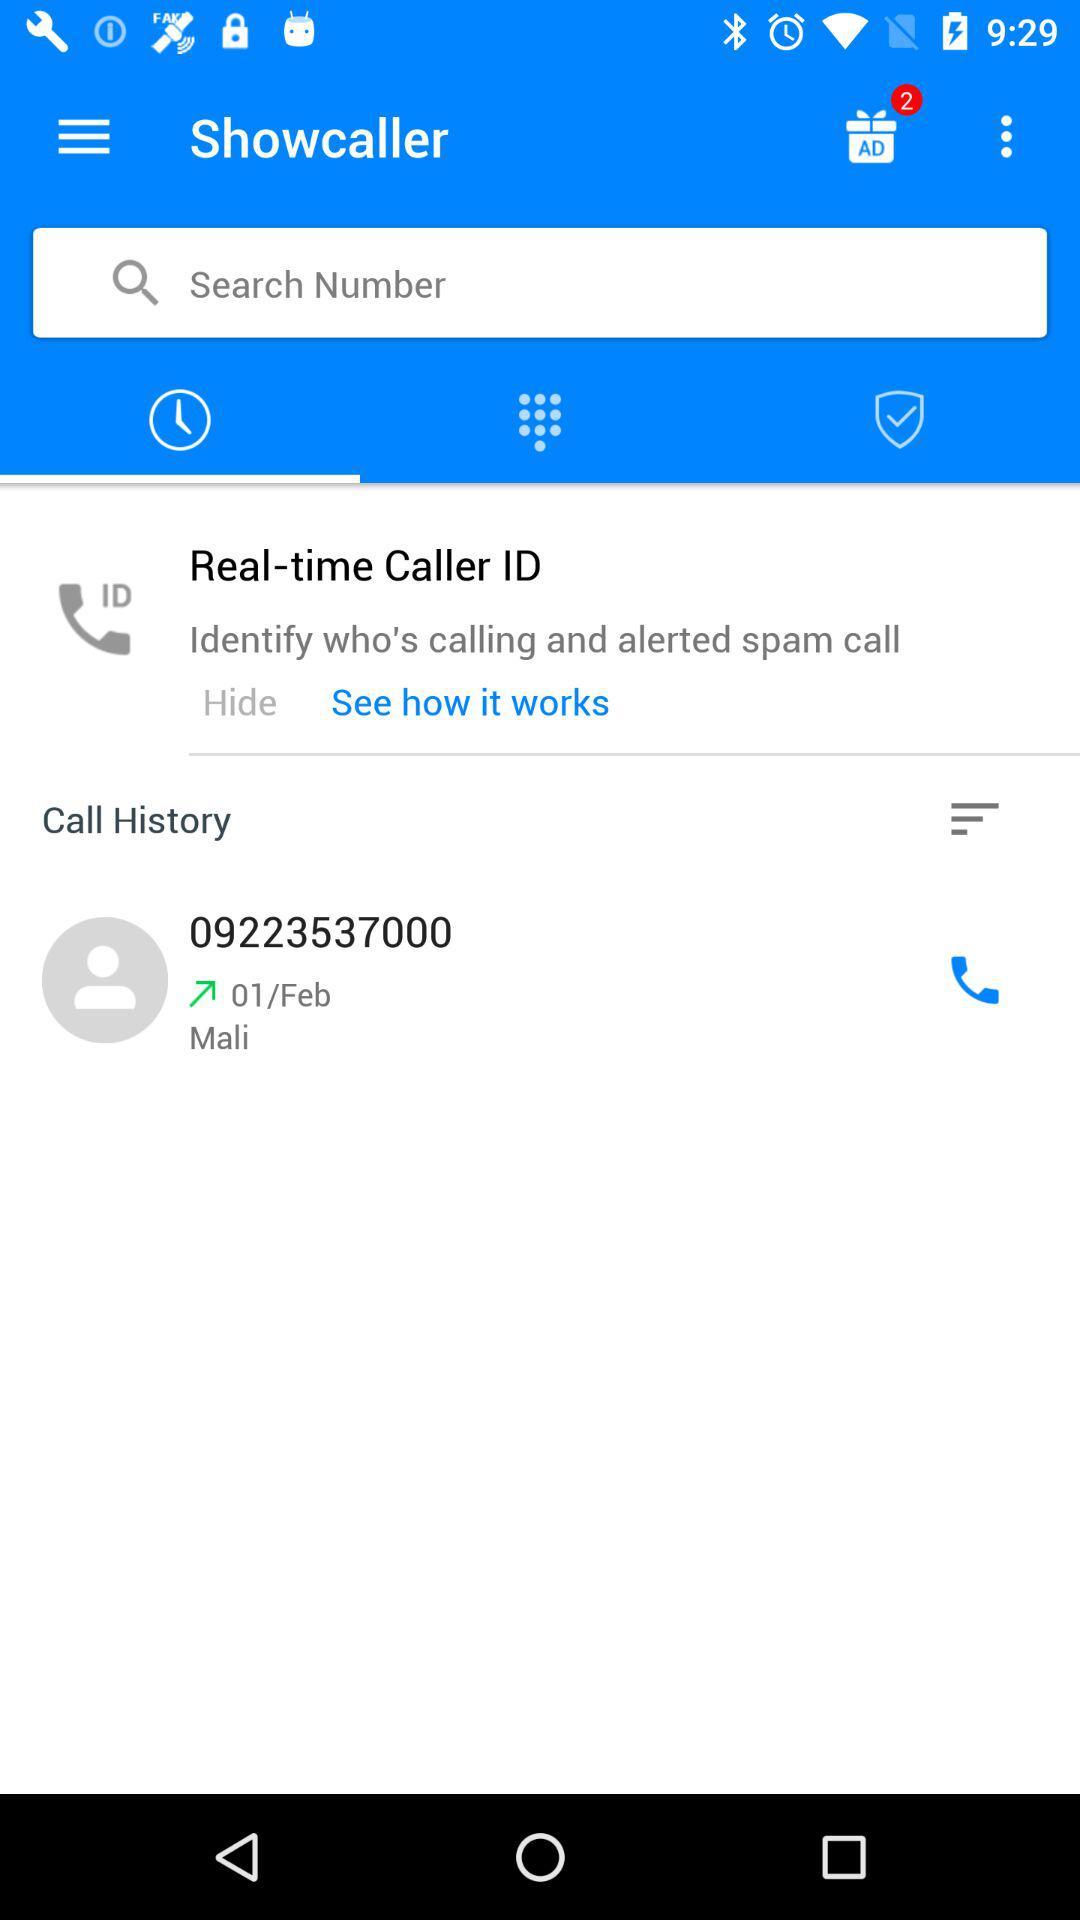 The height and width of the screenshot is (1920, 1080). Describe the element at coordinates (540, 419) in the screenshot. I see `open keypad` at that location.